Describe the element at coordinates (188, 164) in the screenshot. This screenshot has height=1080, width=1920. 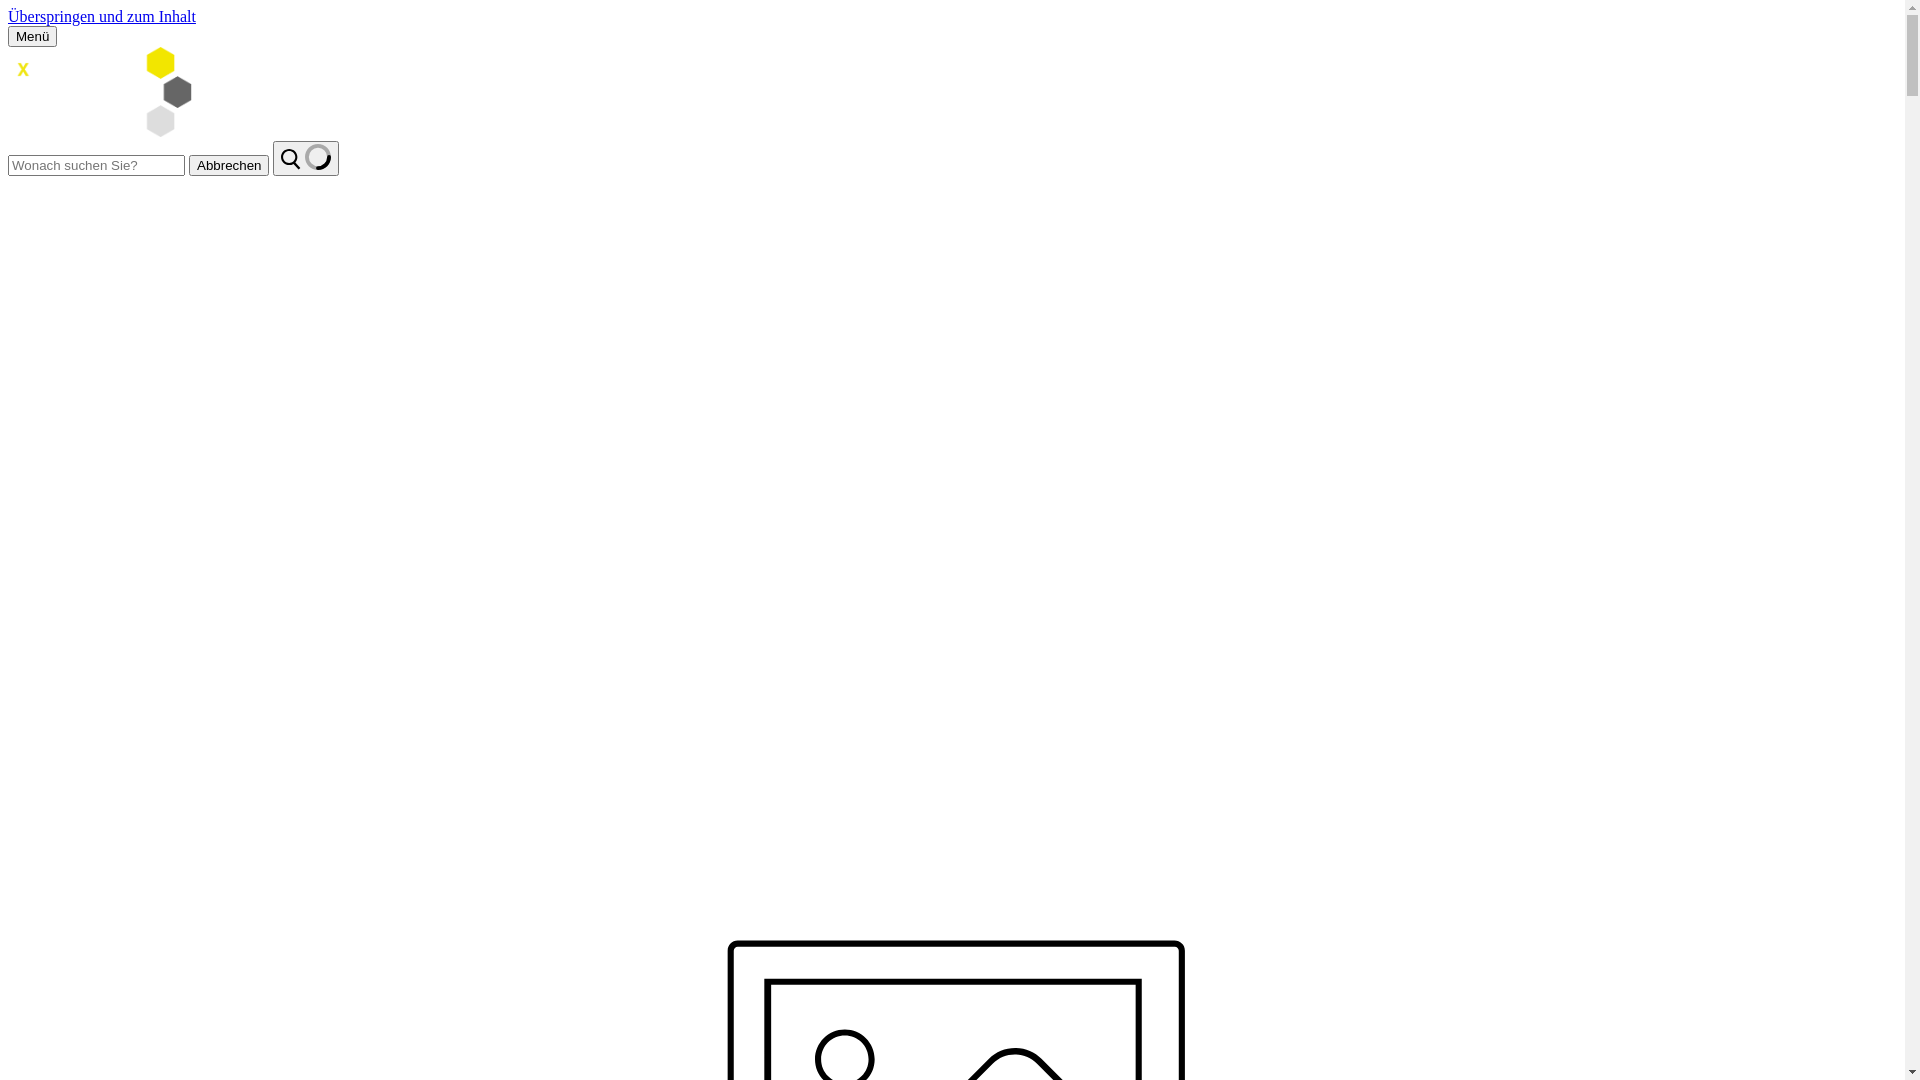
I see `'Abbrechen'` at that location.